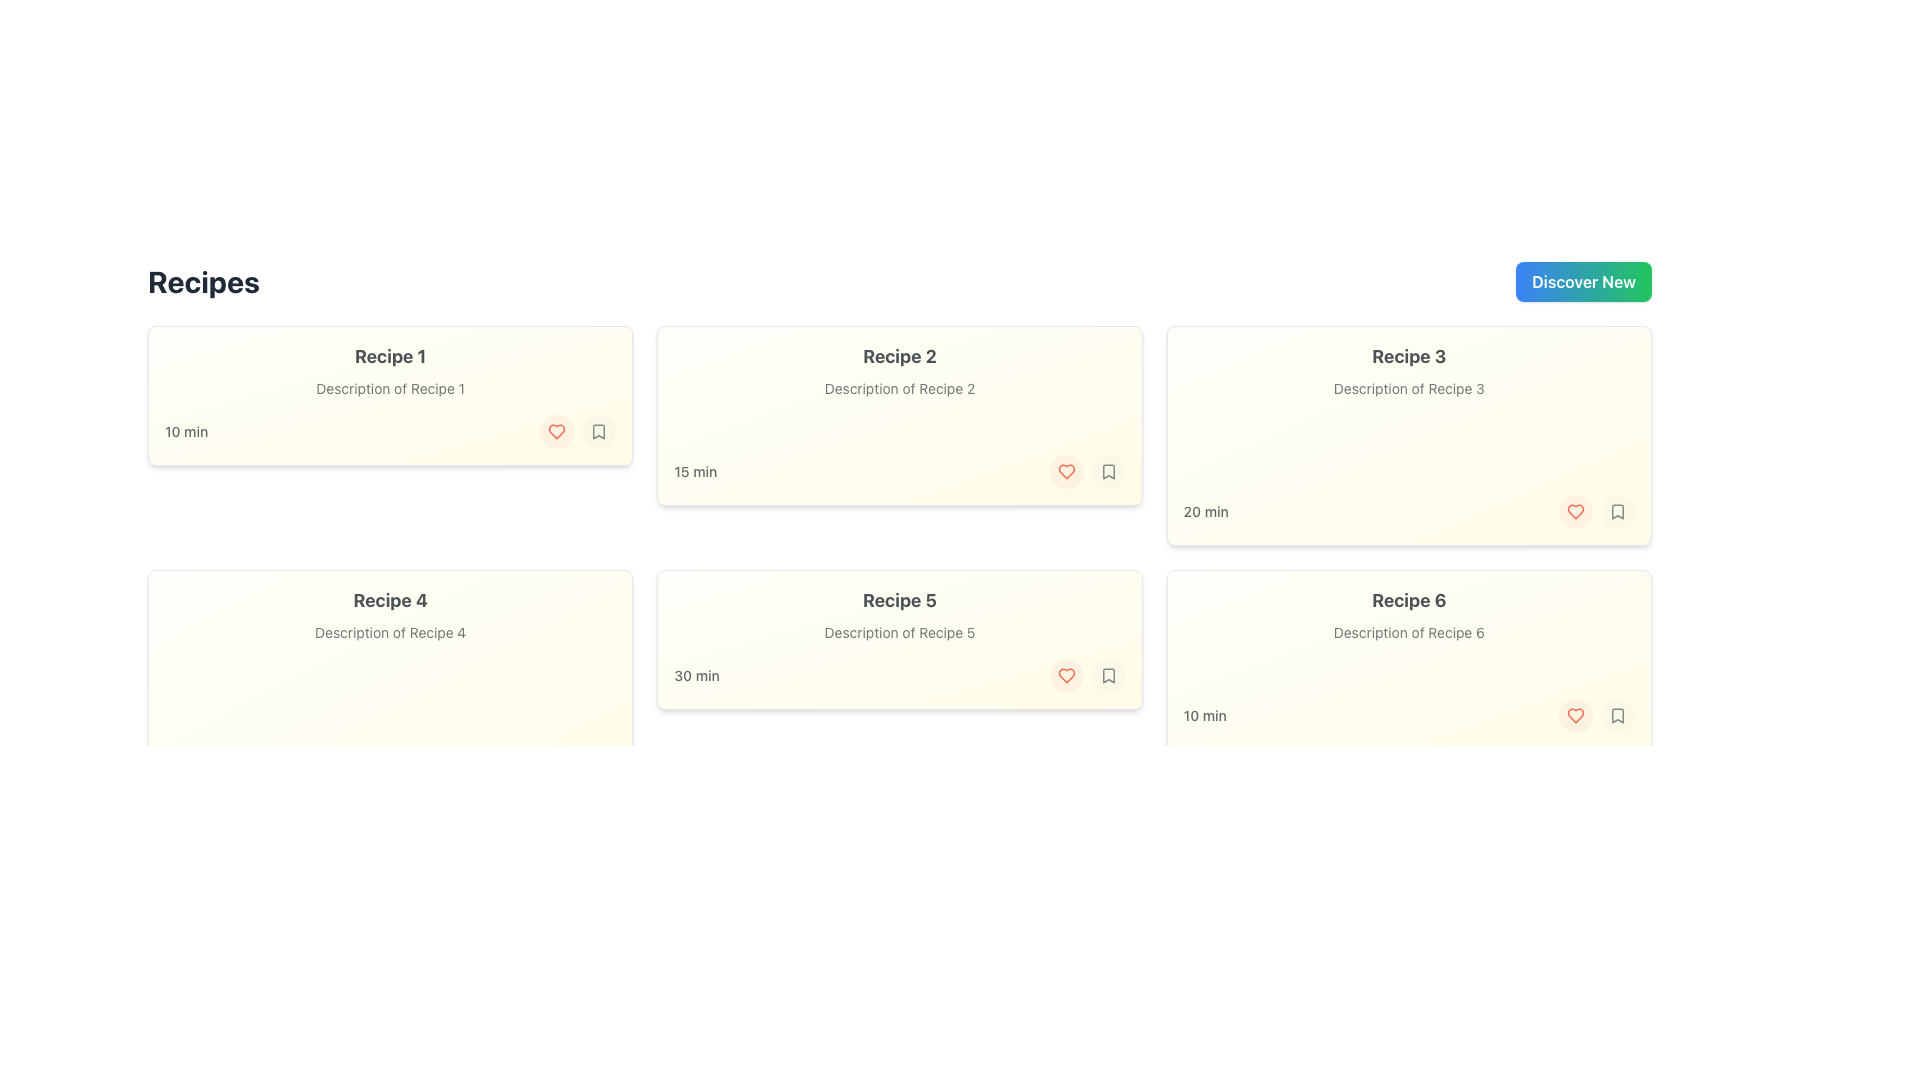 The width and height of the screenshot is (1920, 1080). What do you see at coordinates (898, 640) in the screenshot?
I see `the rectangular card with rounded corners featuring a light yellow background that contains the text 'Recipe 5' in bold, along with its description and timing information` at bounding box center [898, 640].